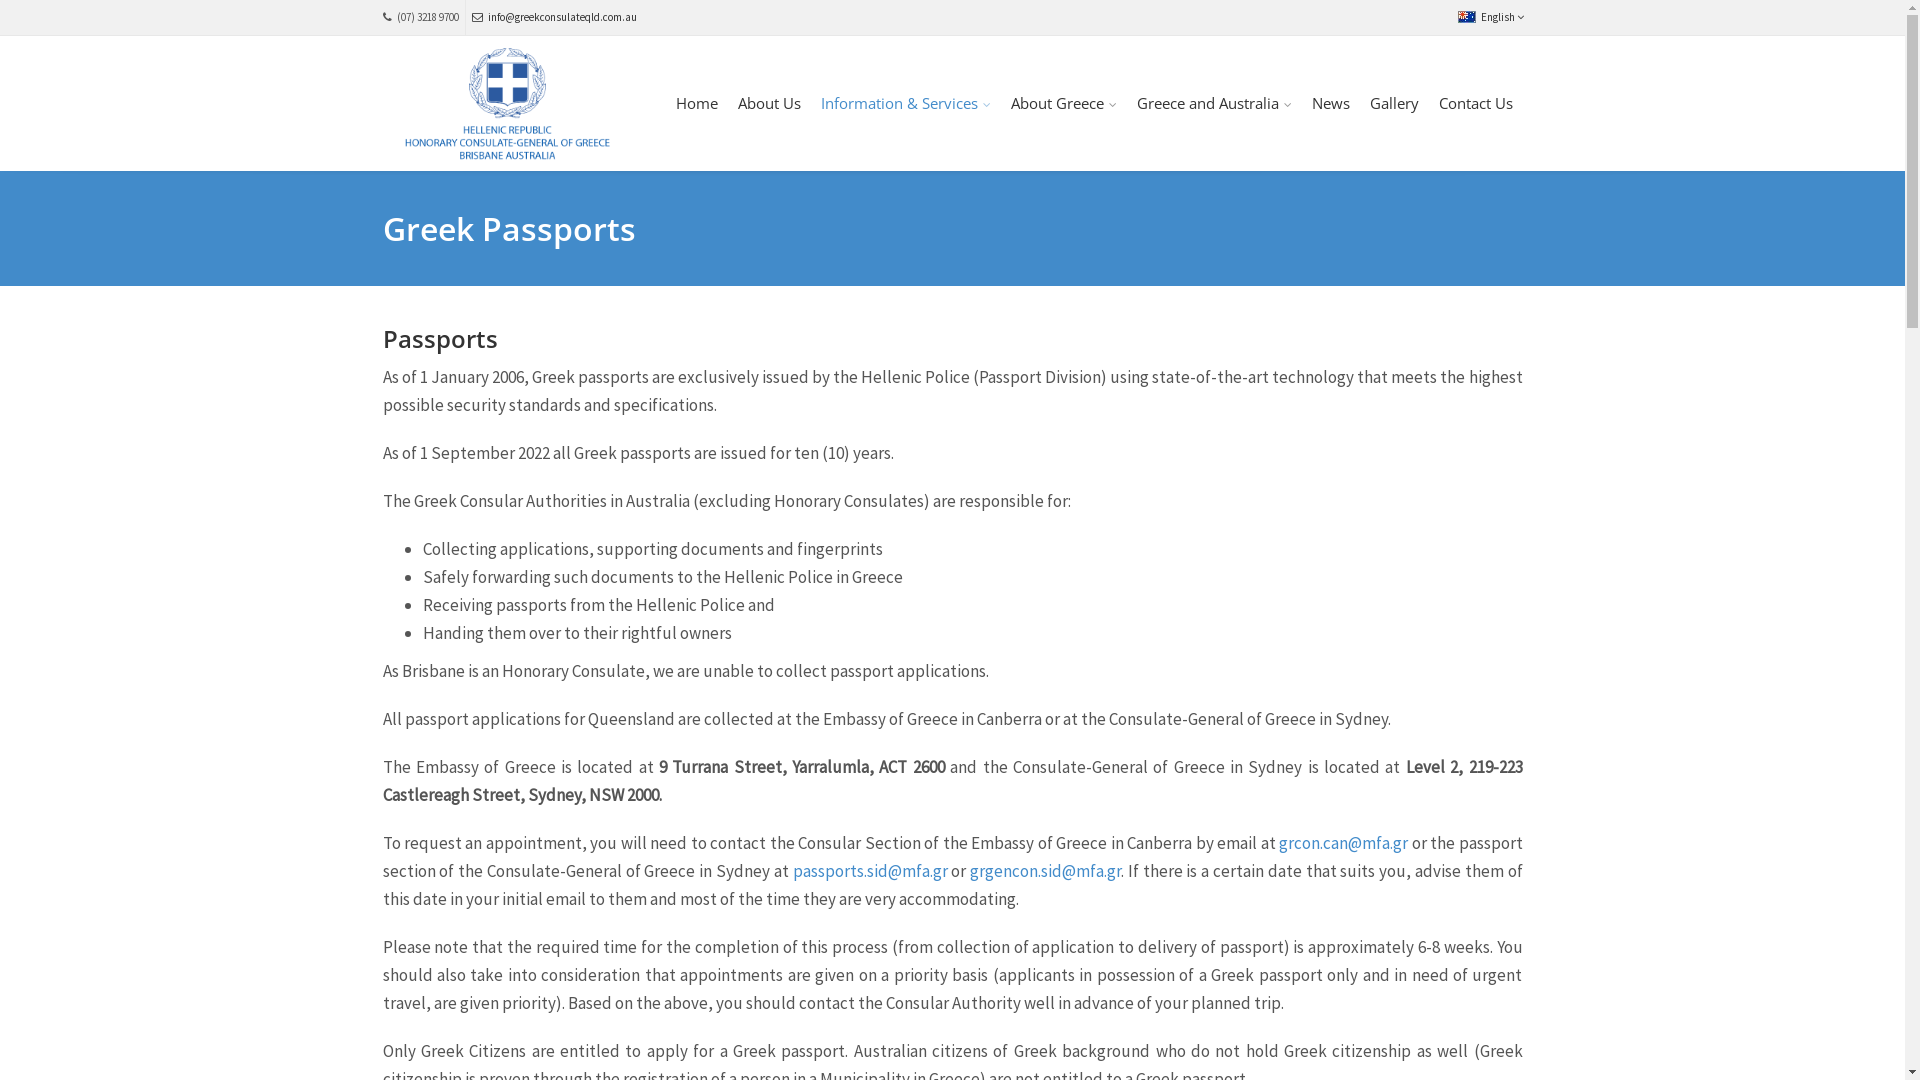 The height and width of the screenshot is (1080, 1920). Describe the element at coordinates (1061, 103) in the screenshot. I see `'About Greece'` at that location.